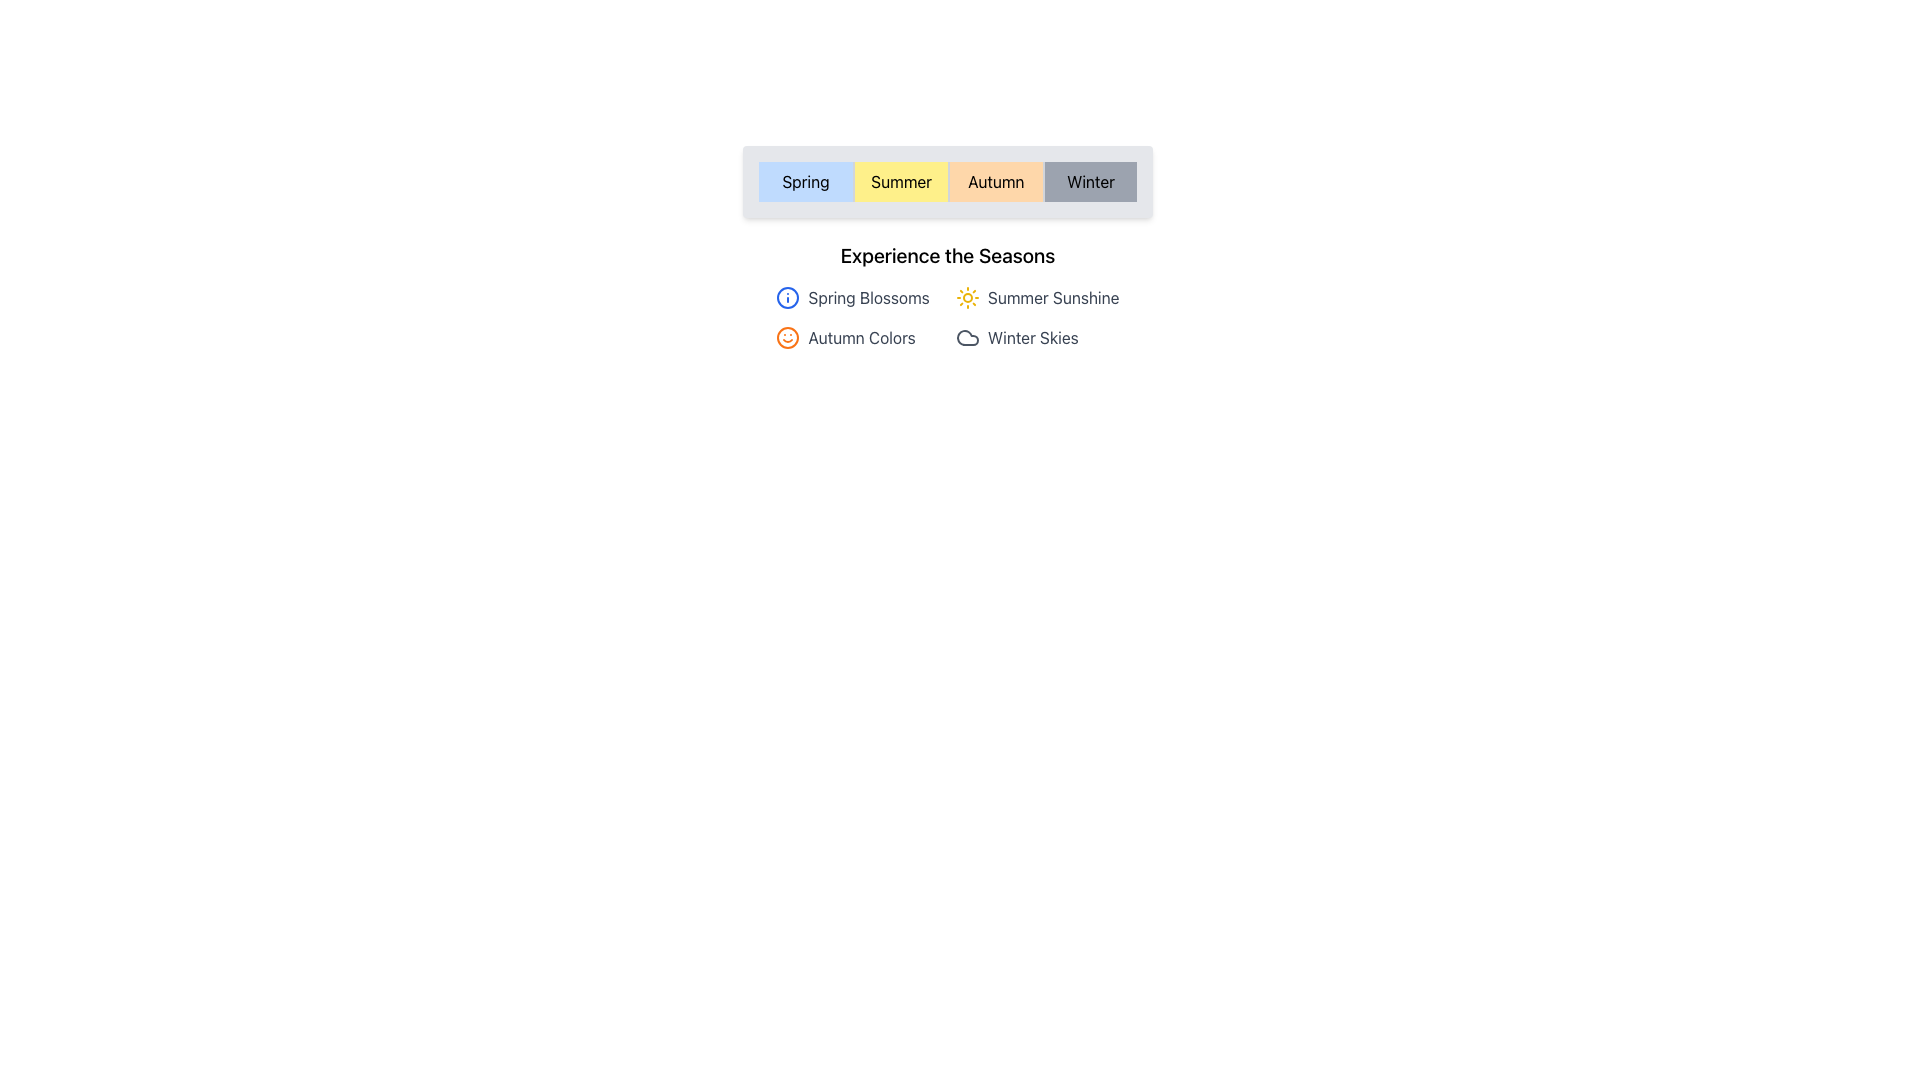  What do you see at coordinates (805, 181) in the screenshot?
I see `the 'Spring' button, which is the leftmost button in a set of four horizontally arranged buttons with a light blue background and black text` at bounding box center [805, 181].